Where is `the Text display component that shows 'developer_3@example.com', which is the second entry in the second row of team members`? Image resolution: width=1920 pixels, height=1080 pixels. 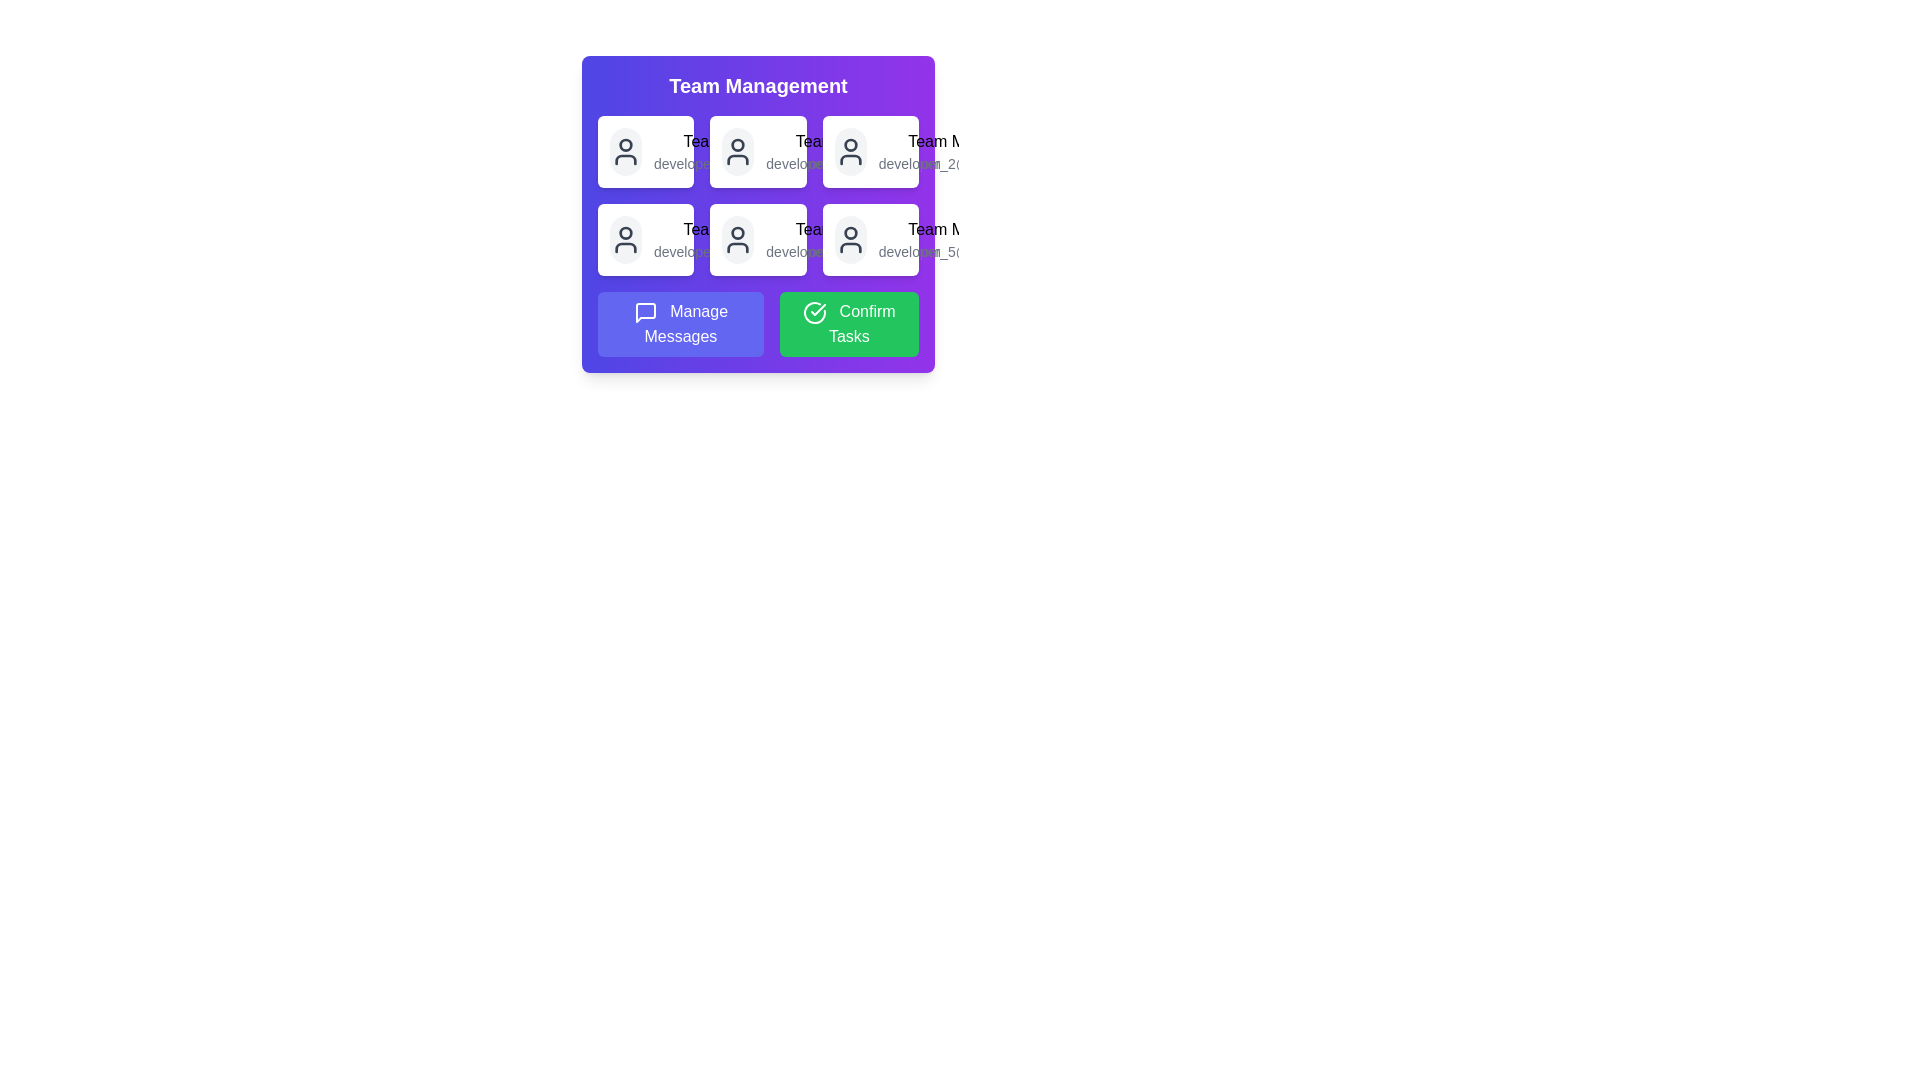 the Text display component that shows 'developer_3@example.com', which is the second entry in the second row of team members is located at coordinates (740, 238).